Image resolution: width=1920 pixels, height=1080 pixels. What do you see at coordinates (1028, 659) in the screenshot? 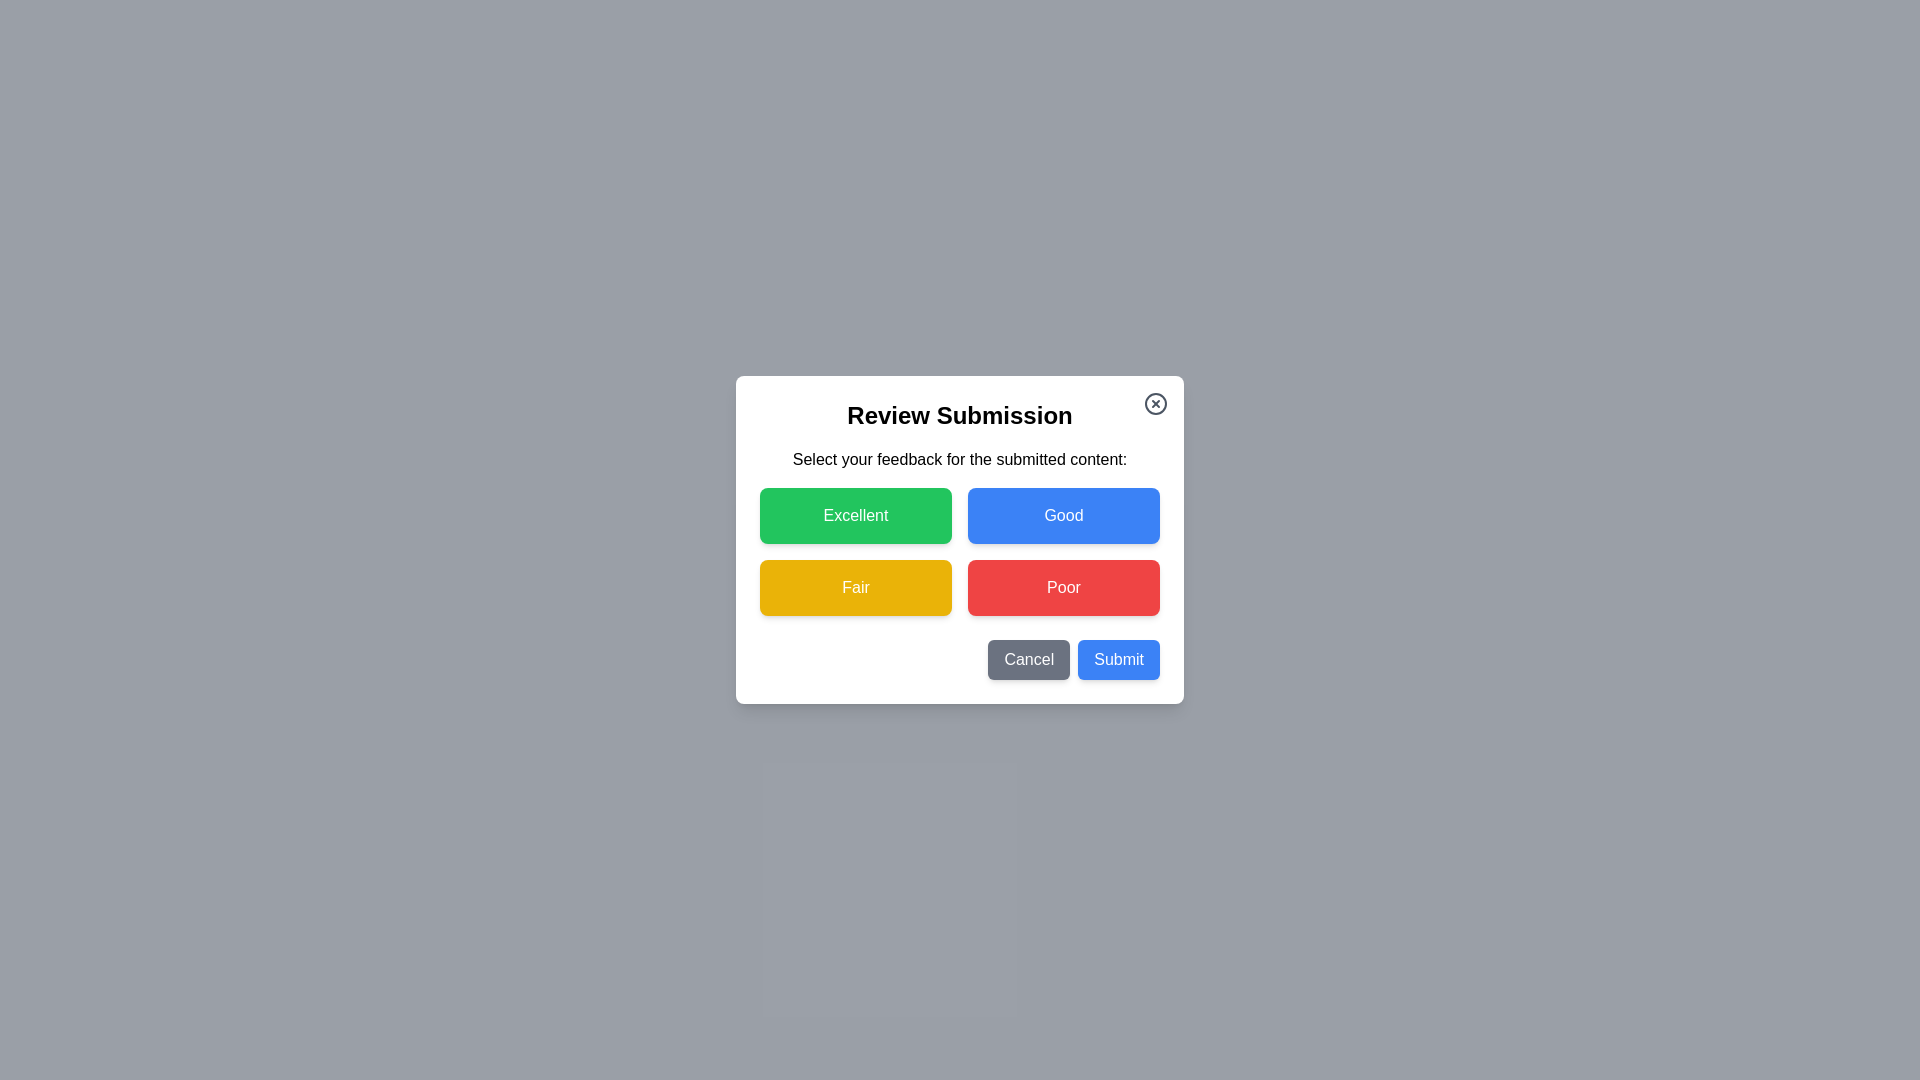
I see `the 'Cancel' button to close the dialog` at bounding box center [1028, 659].